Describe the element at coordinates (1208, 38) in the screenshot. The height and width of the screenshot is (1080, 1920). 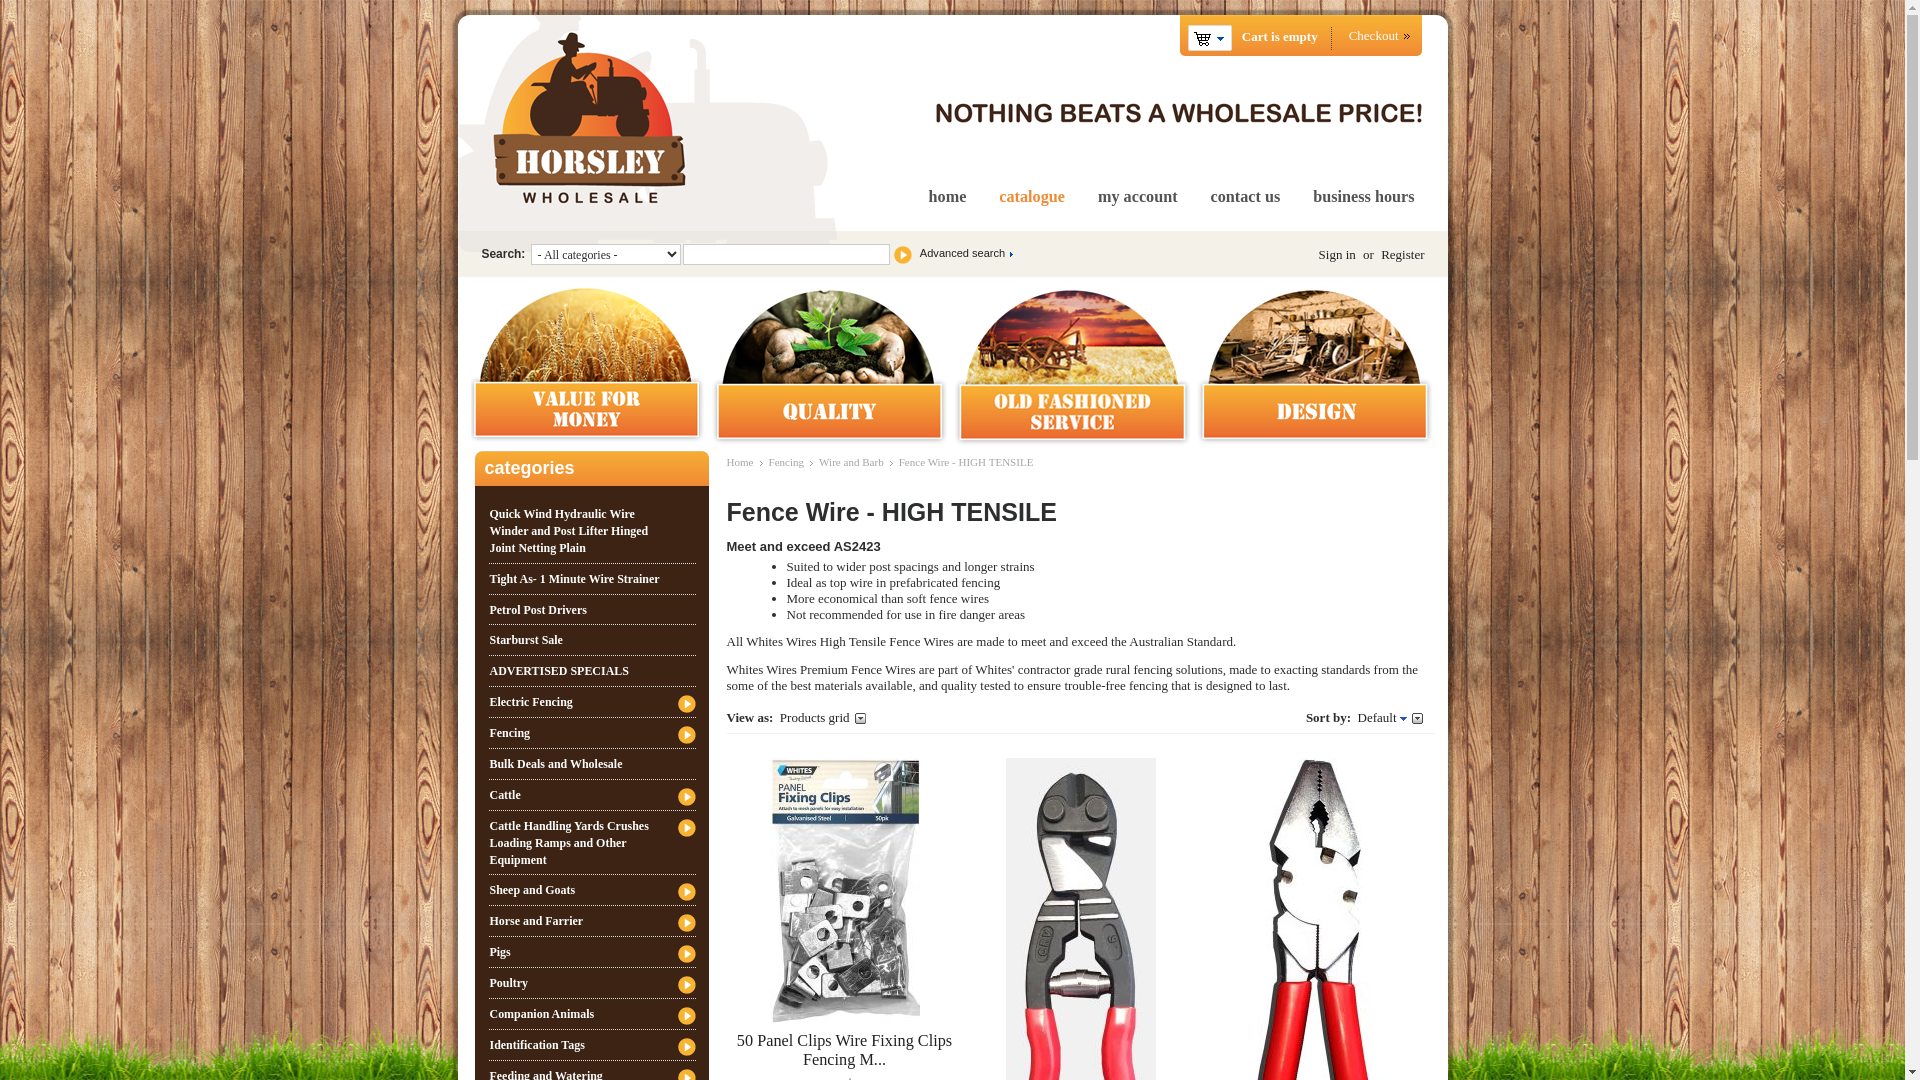
I see `'Cart is empty'` at that location.